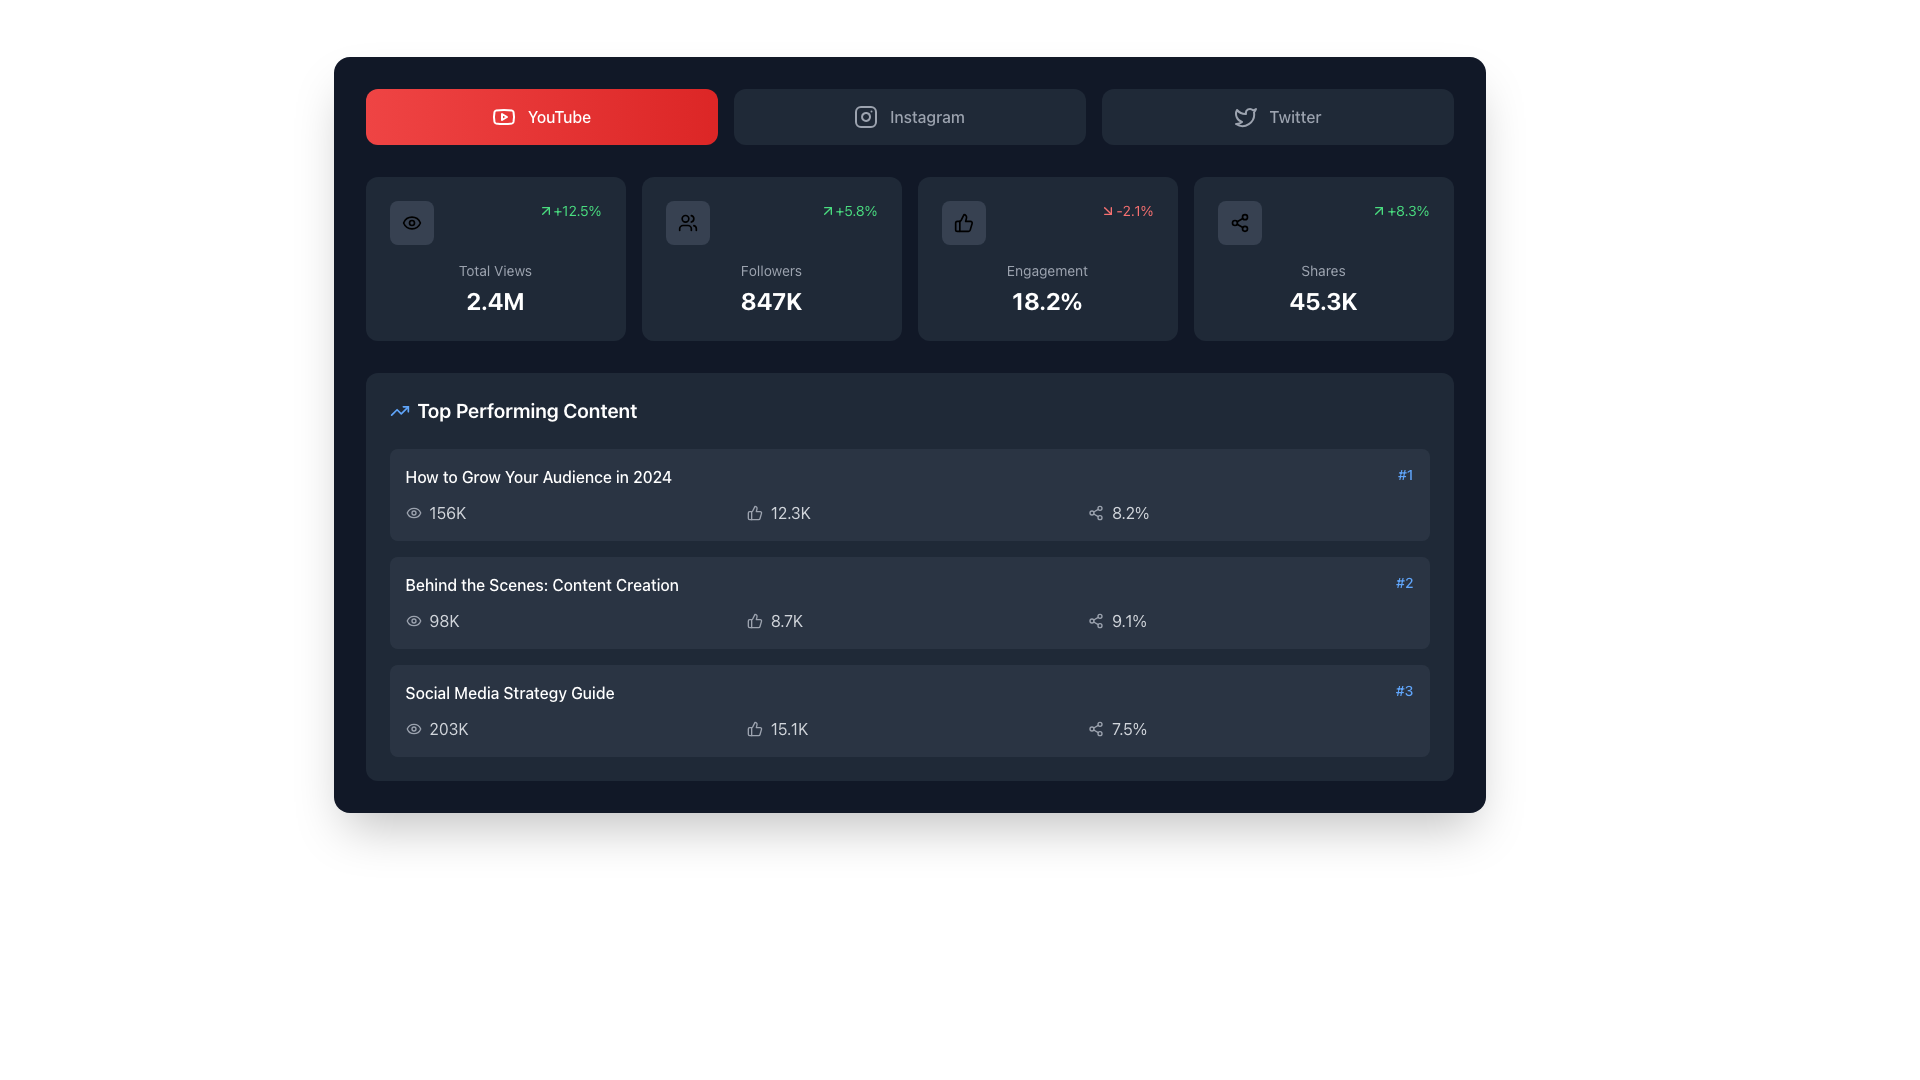 Image resolution: width=1920 pixels, height=1080 pixels. What do you see at coordinates (687, 223) in the screenshot?
I see `the 'Followers' icon located in the second card from the left at the top of the interface, which visually represents the 'Followers' statistic with a value of '847K'` at bounding box center [687, 223].